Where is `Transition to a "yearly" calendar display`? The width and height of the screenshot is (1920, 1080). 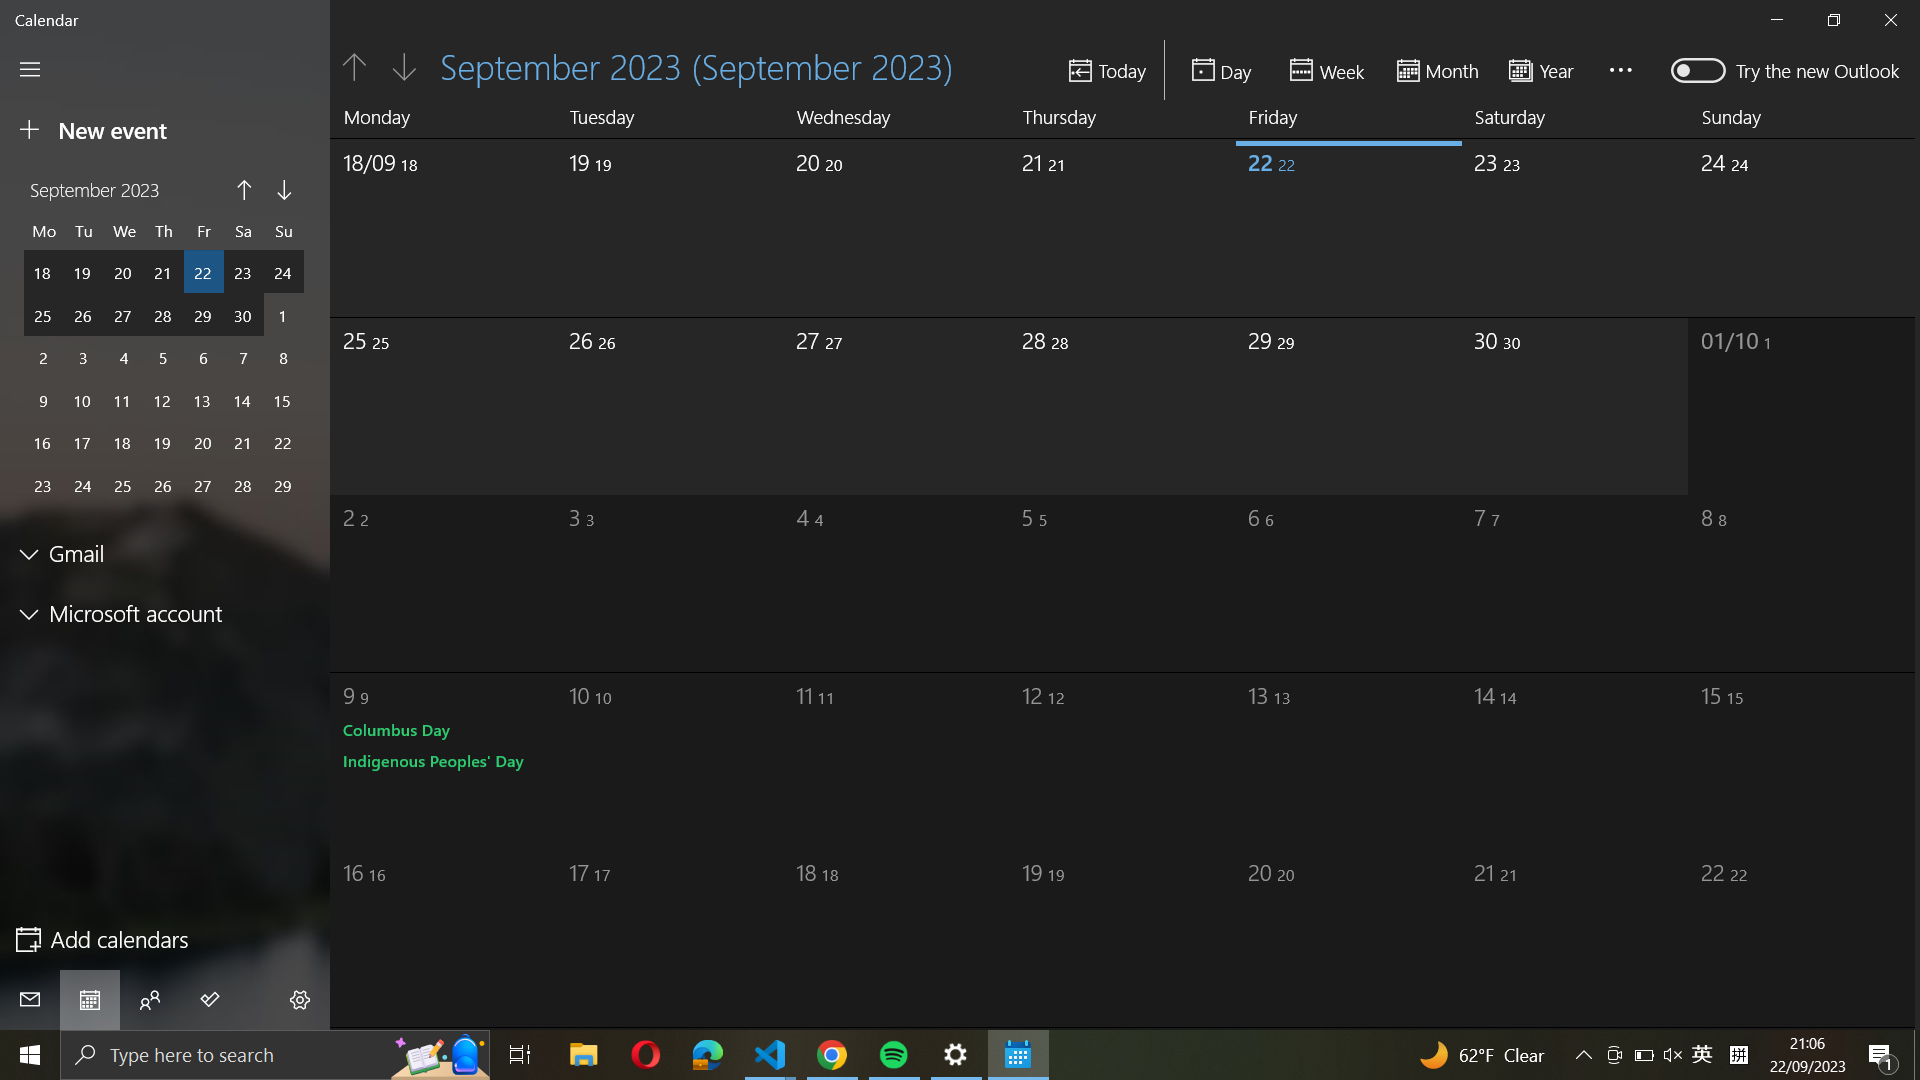
Transition to a "yearly" calendar display is located at coordinates (1547, 68).